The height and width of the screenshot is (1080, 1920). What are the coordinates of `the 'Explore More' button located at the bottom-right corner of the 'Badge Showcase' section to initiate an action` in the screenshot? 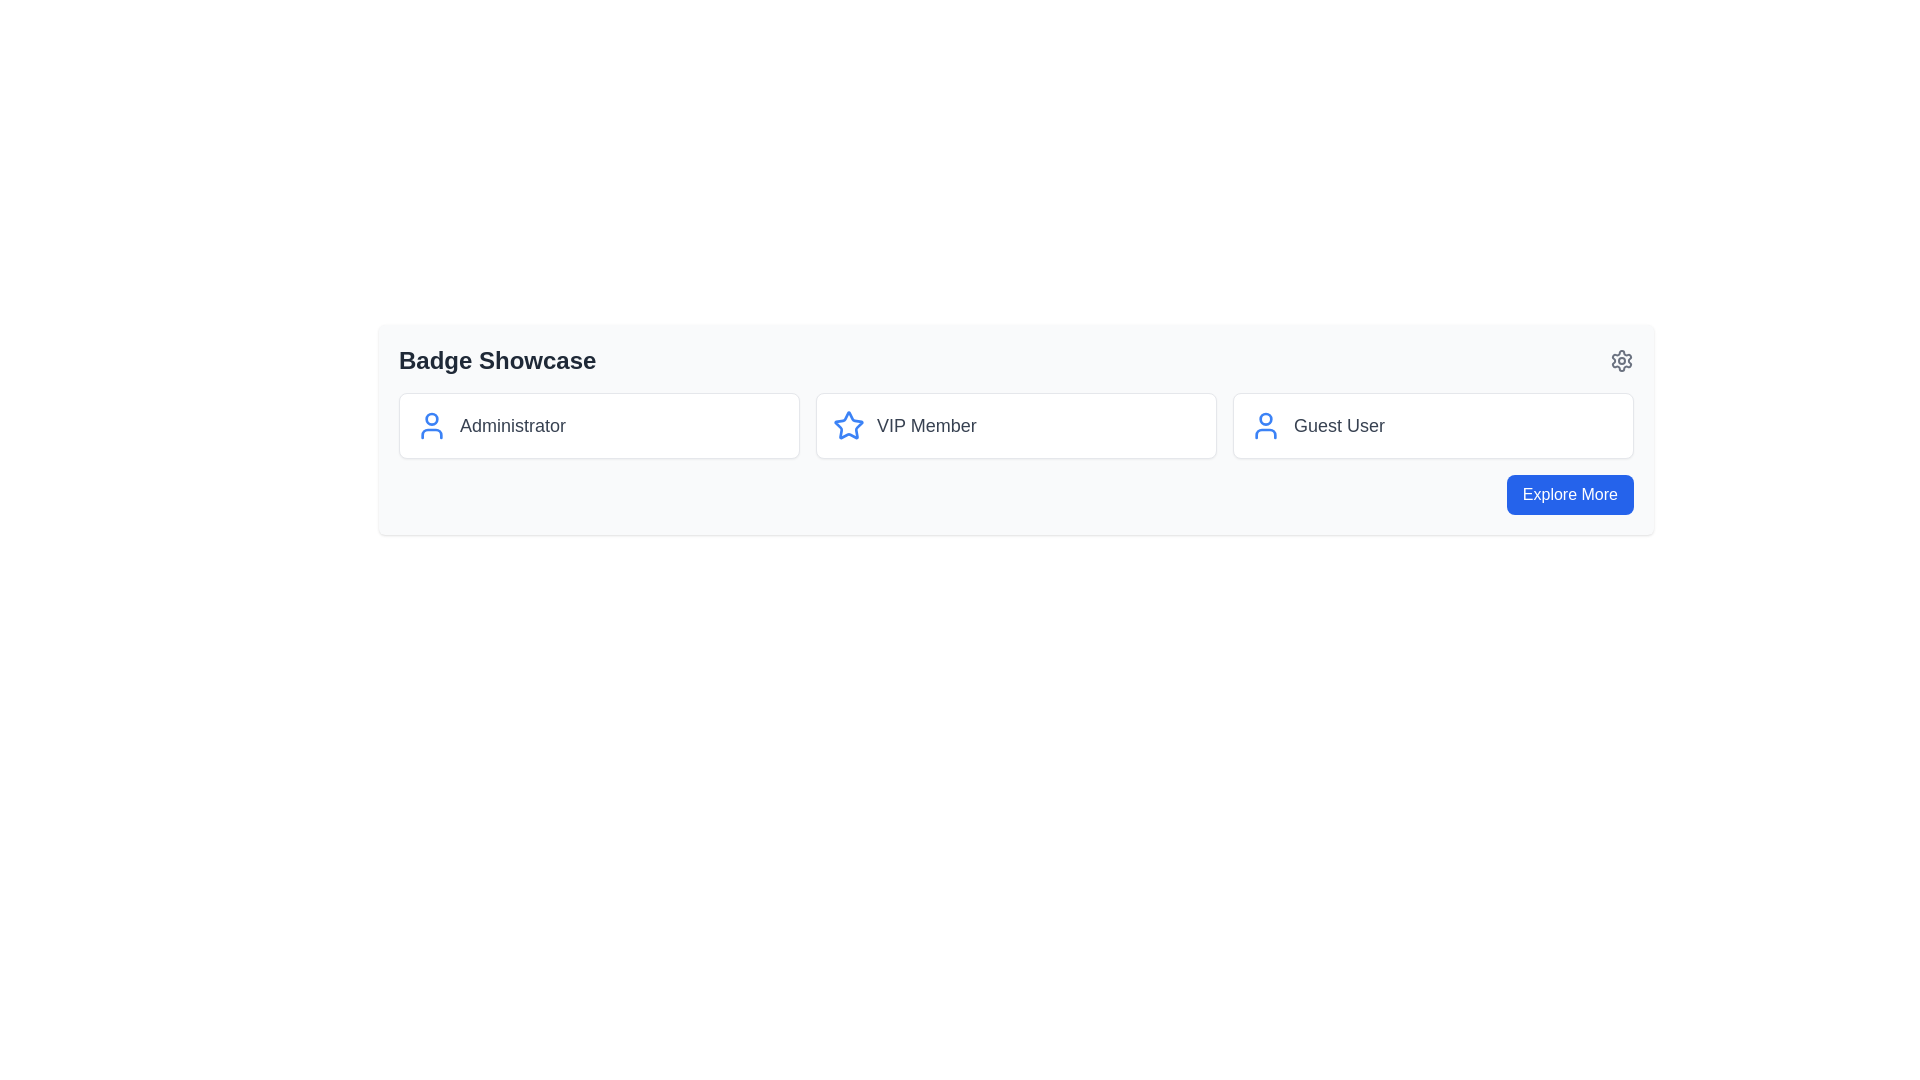 It's located at (1569, 494).